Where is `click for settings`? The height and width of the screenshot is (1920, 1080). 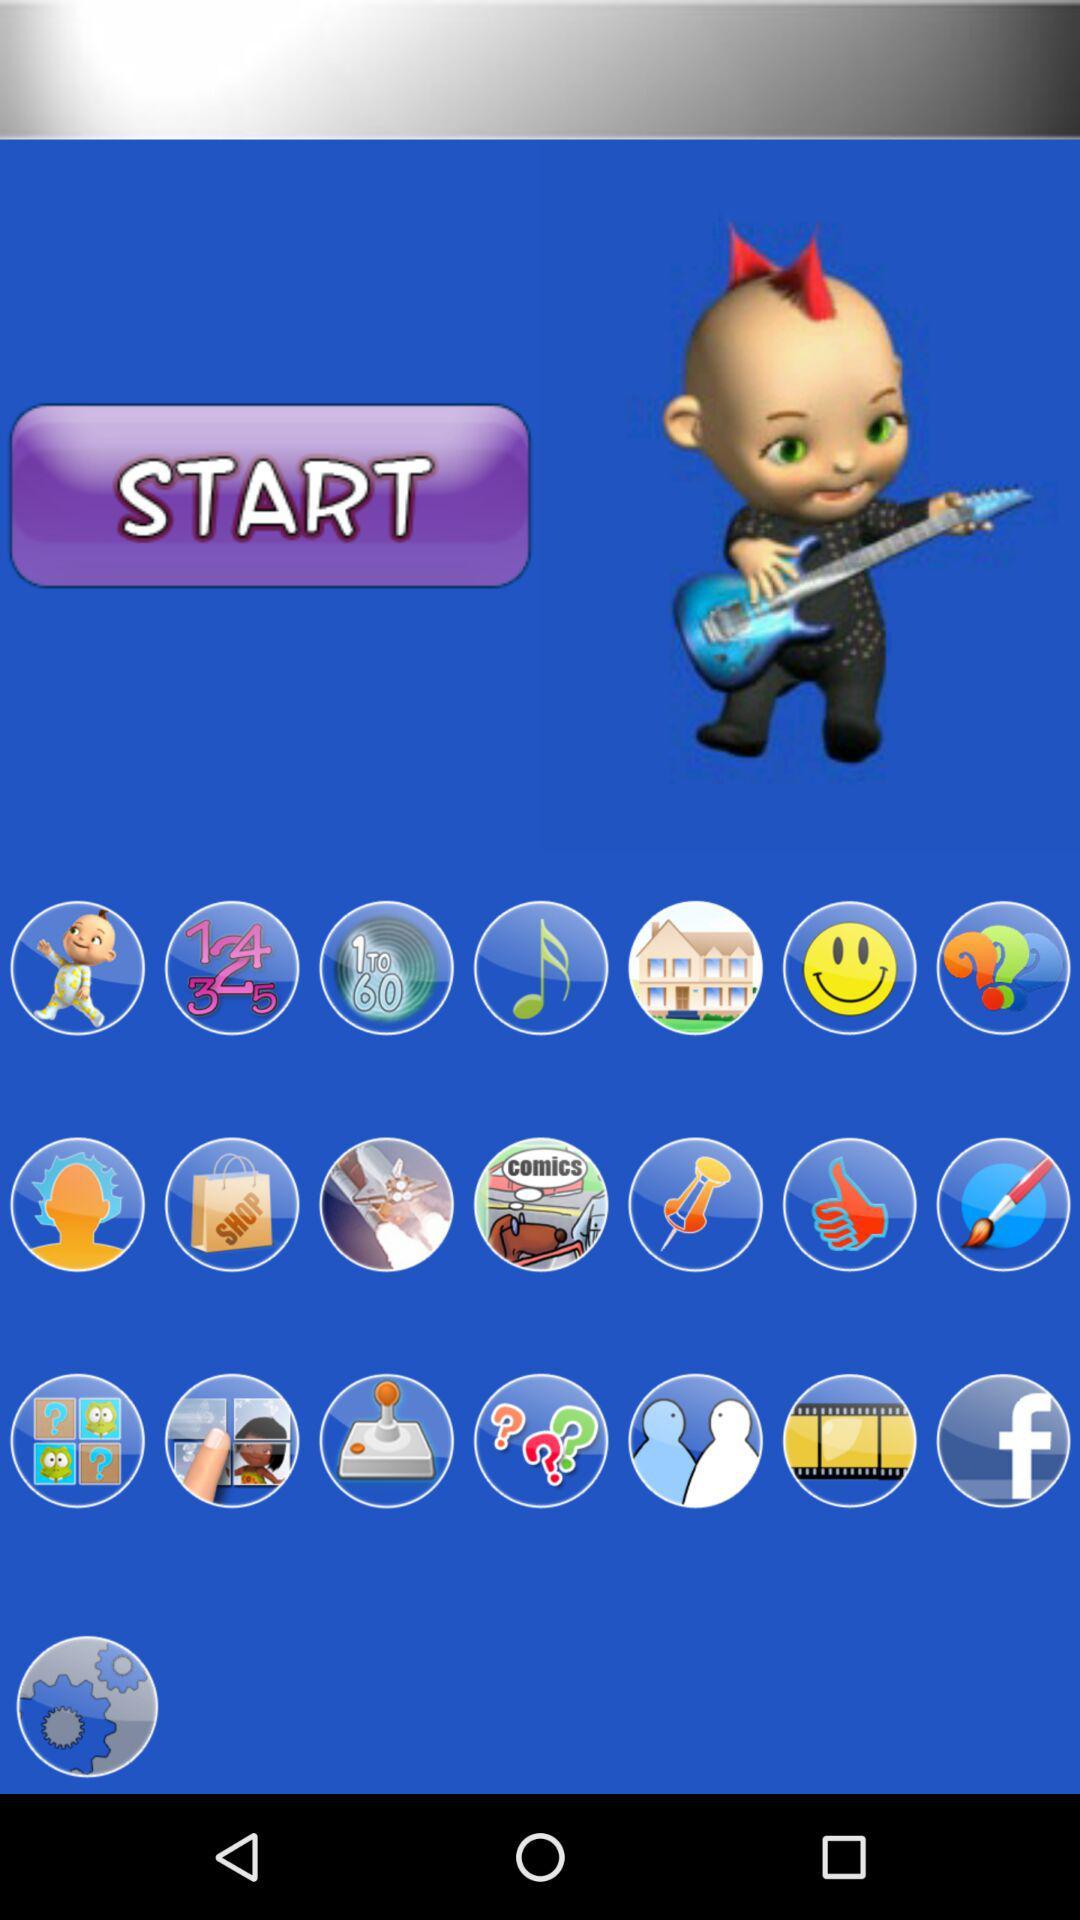
click for settings is located at coordinates (86, 1706).